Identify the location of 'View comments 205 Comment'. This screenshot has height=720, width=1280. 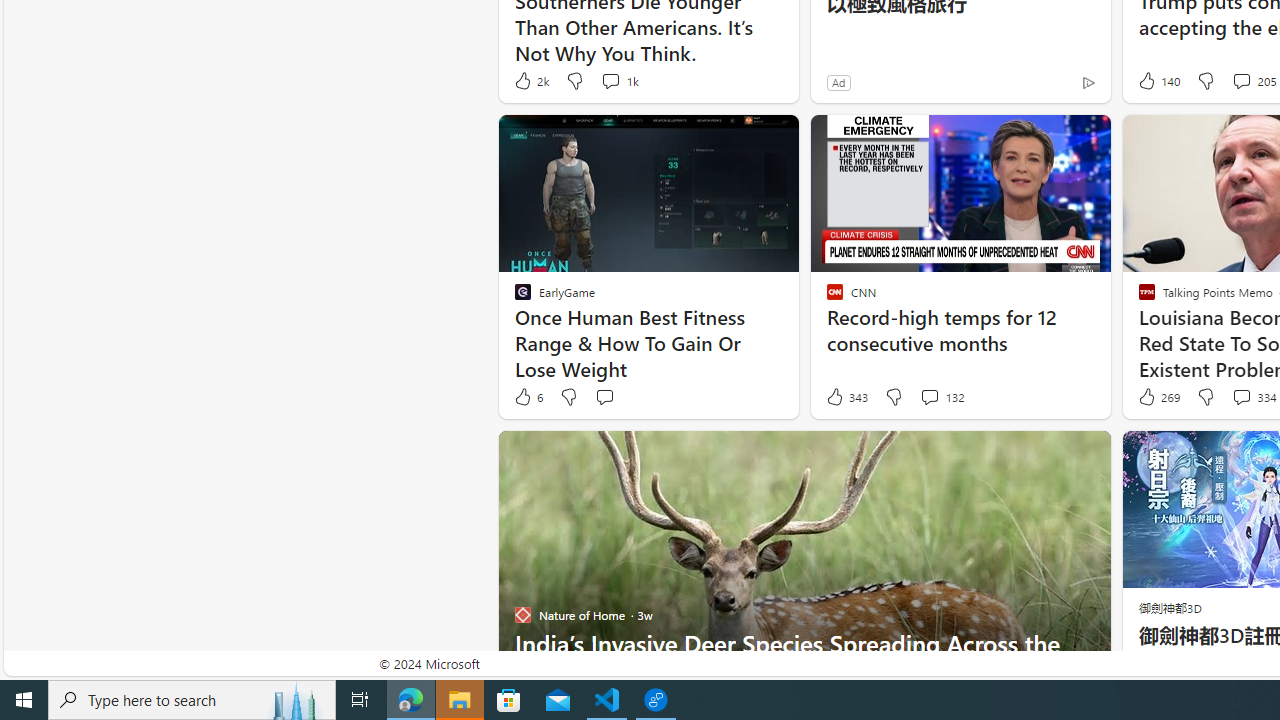
(1240, 80).